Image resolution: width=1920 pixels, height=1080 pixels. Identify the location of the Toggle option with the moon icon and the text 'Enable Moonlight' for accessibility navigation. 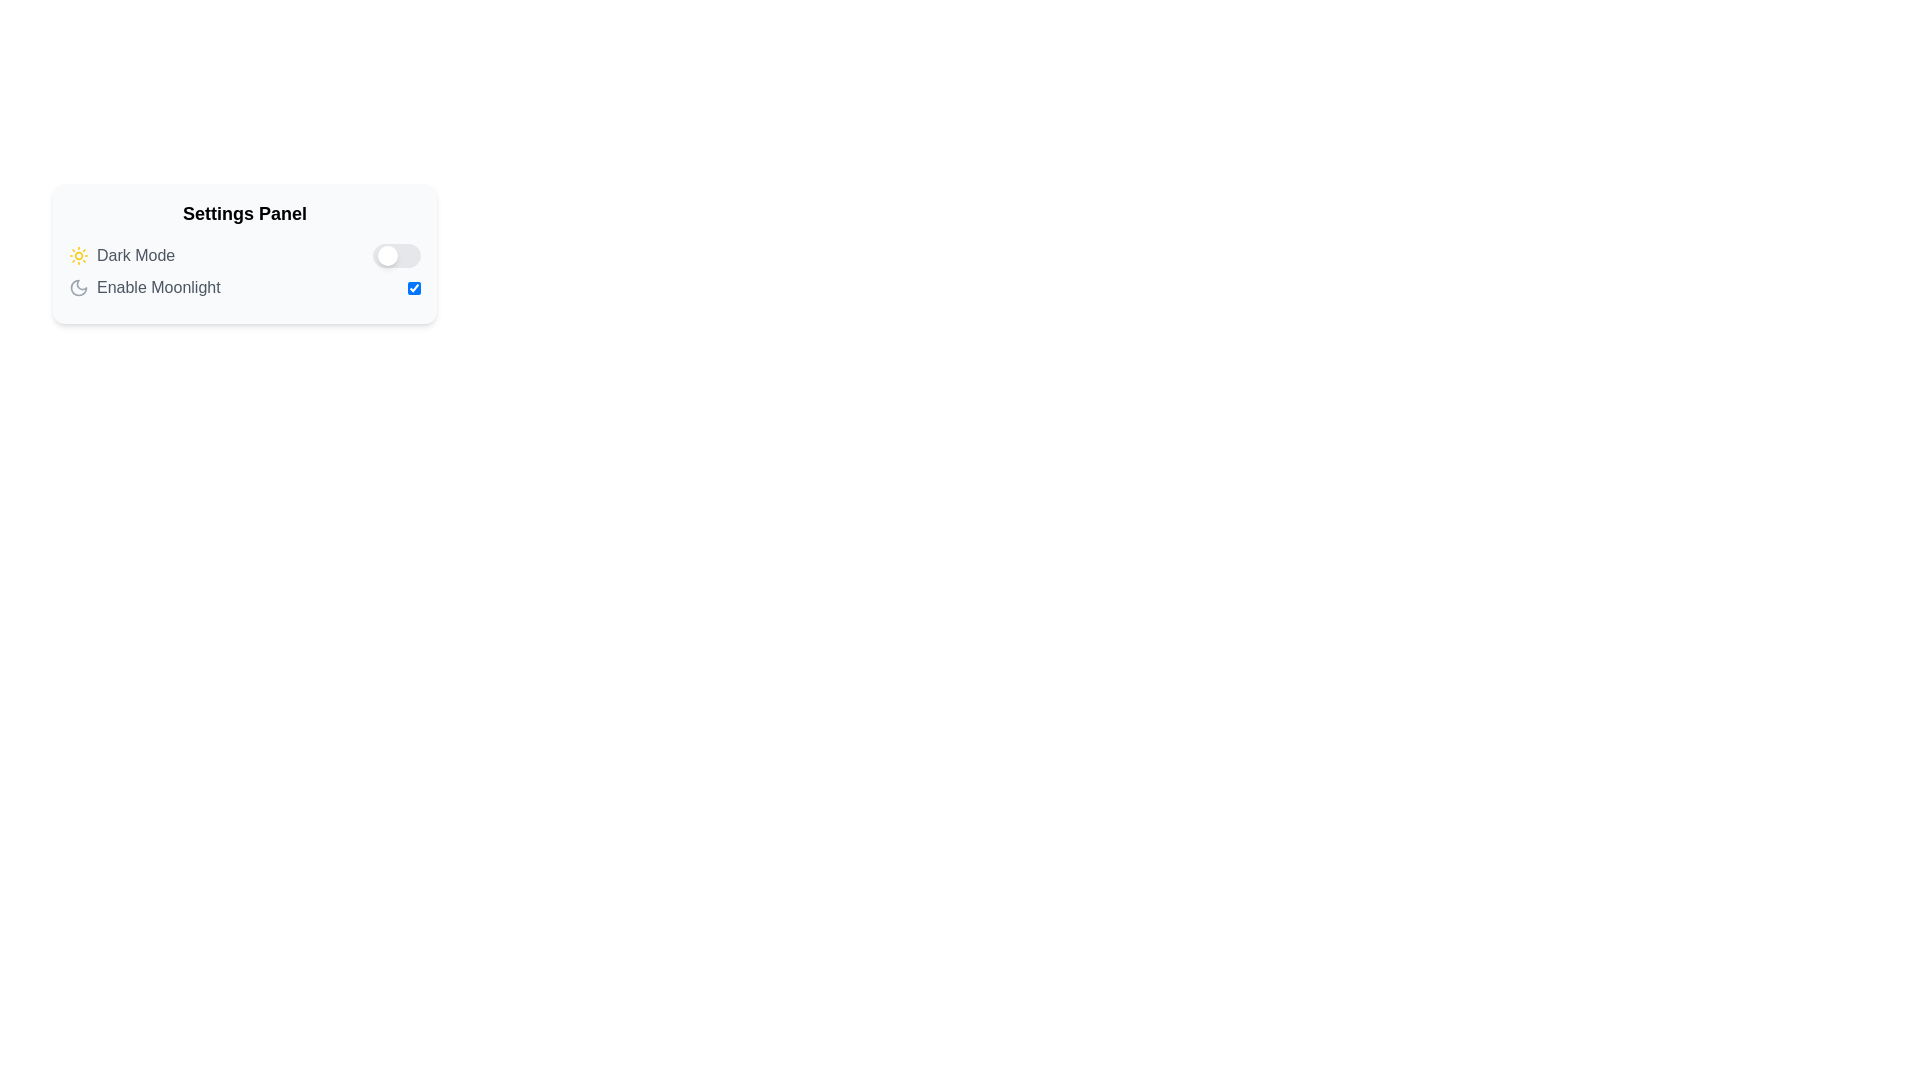
(243, 288).